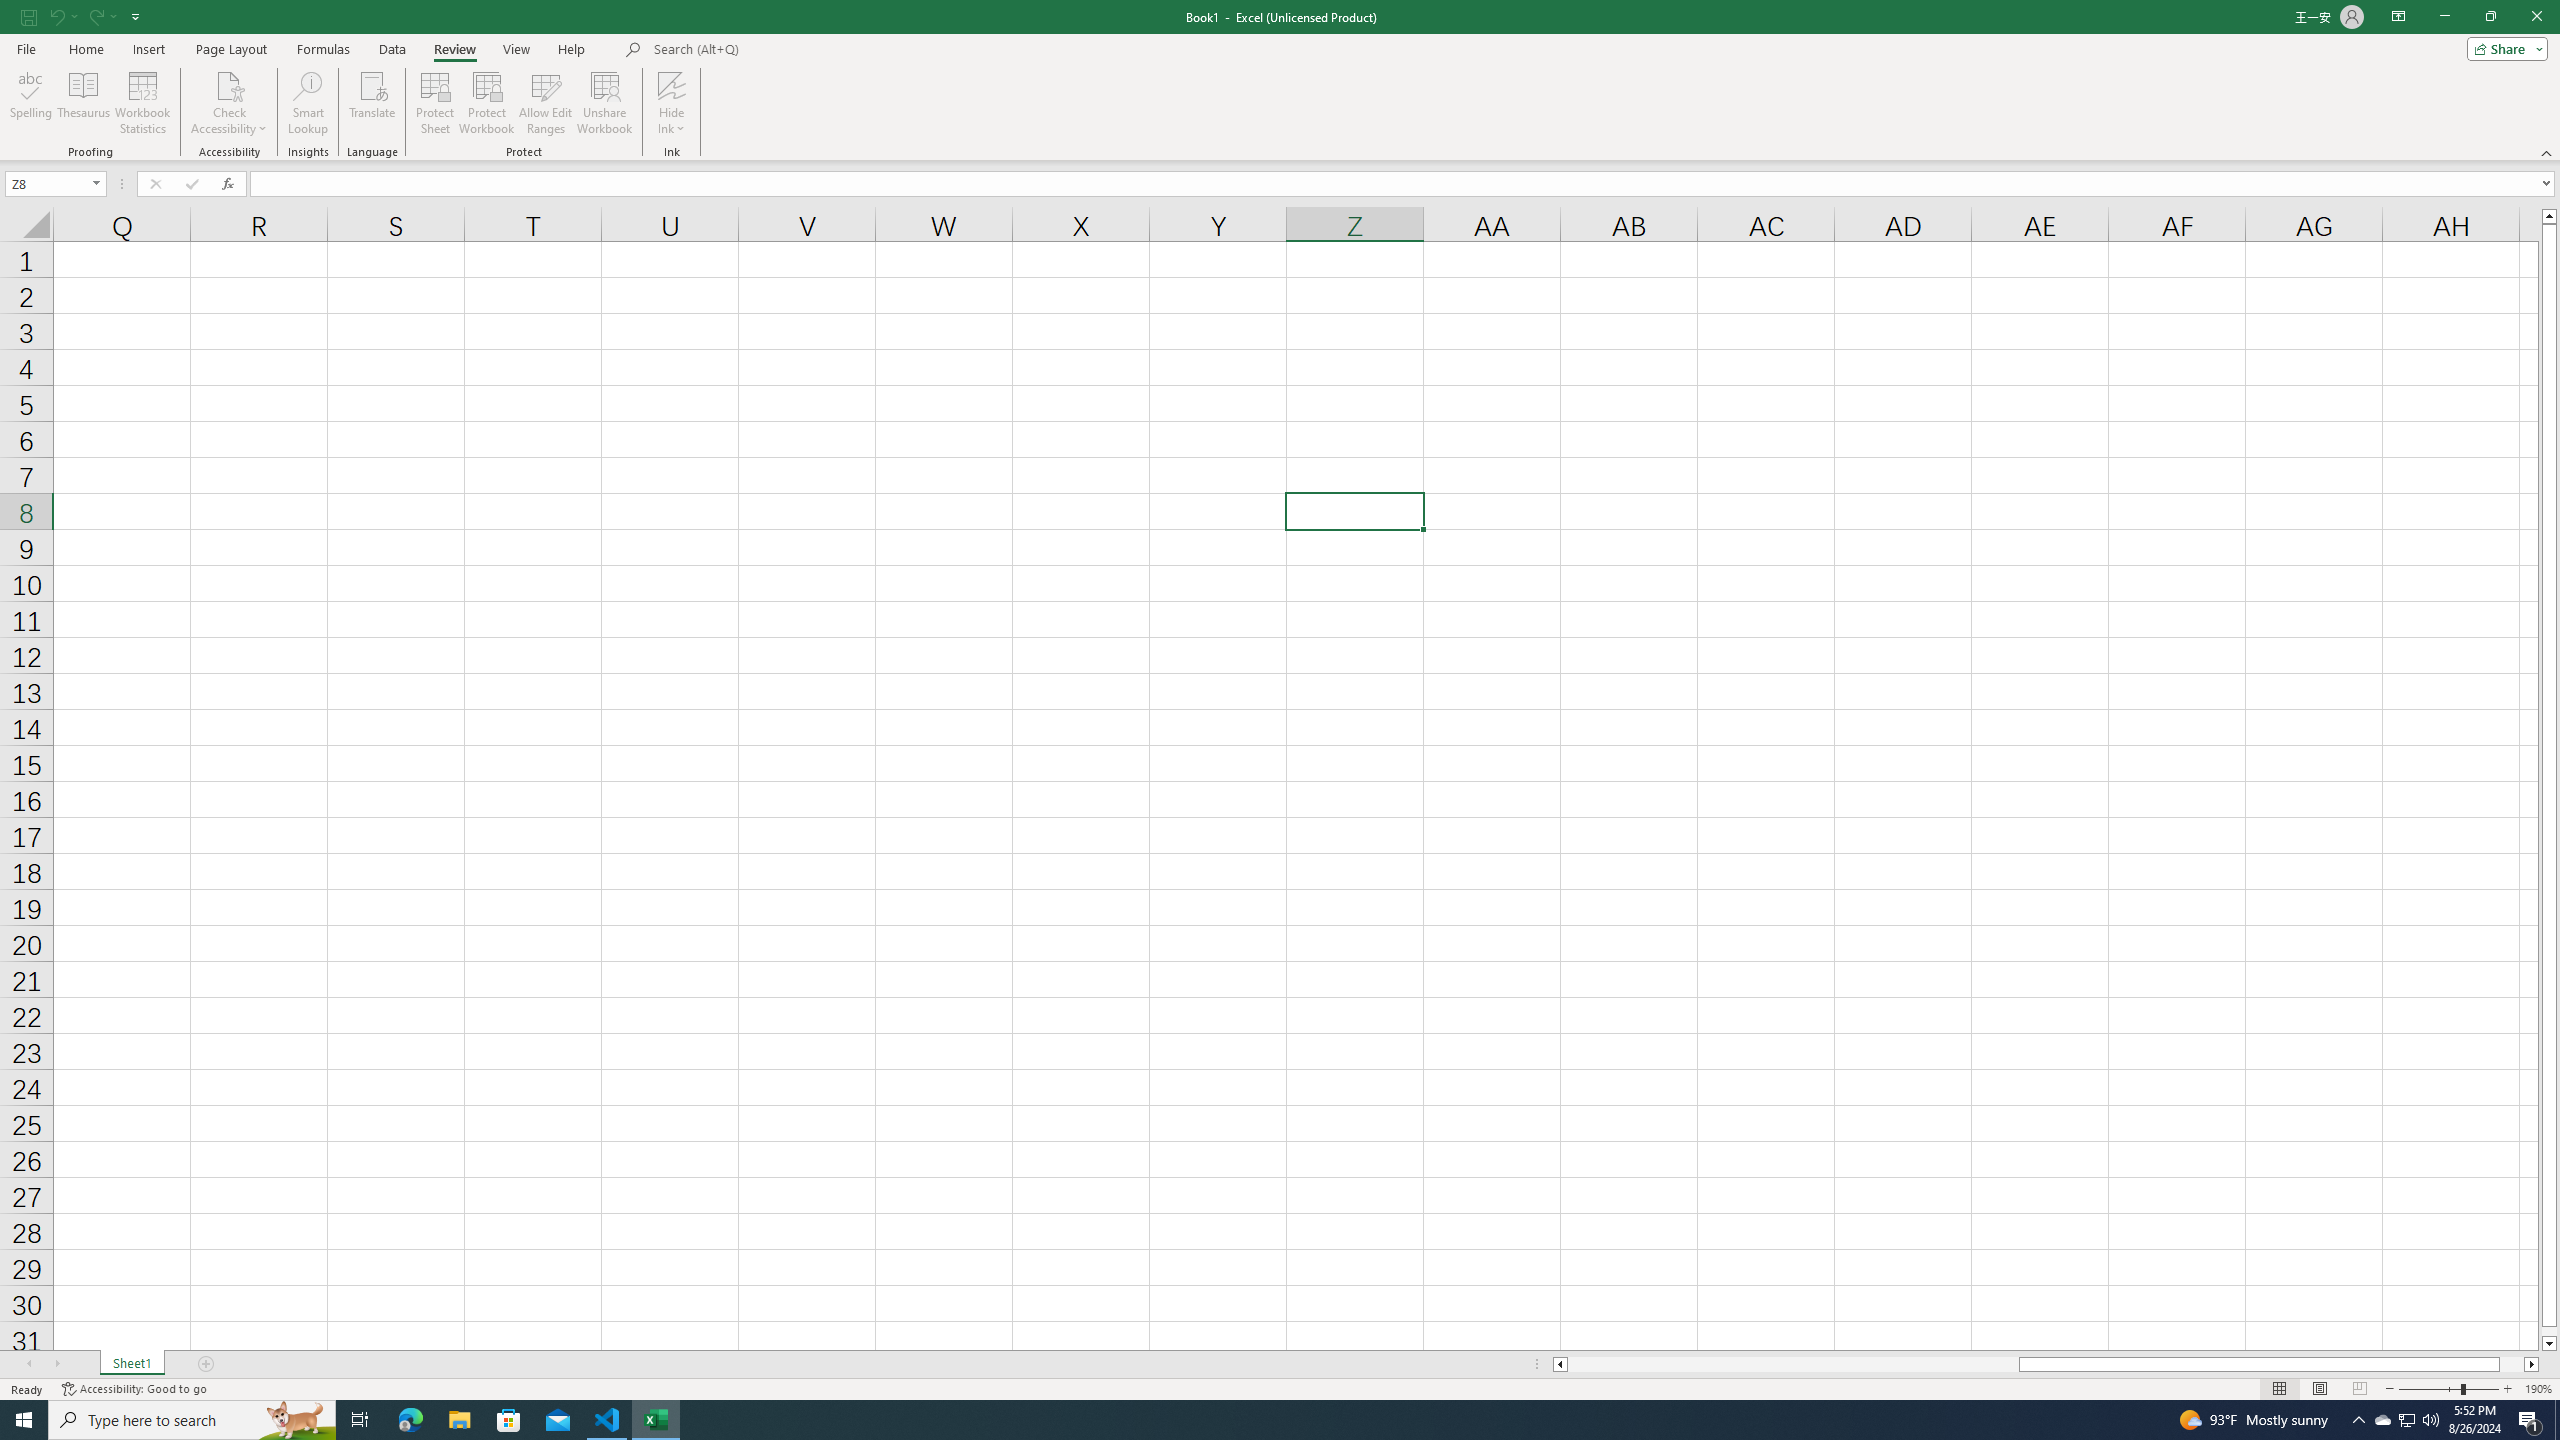 The width and height of the screenshot is (2560, 1440). I want to click on 'Hide Ink', so click(672, 103).